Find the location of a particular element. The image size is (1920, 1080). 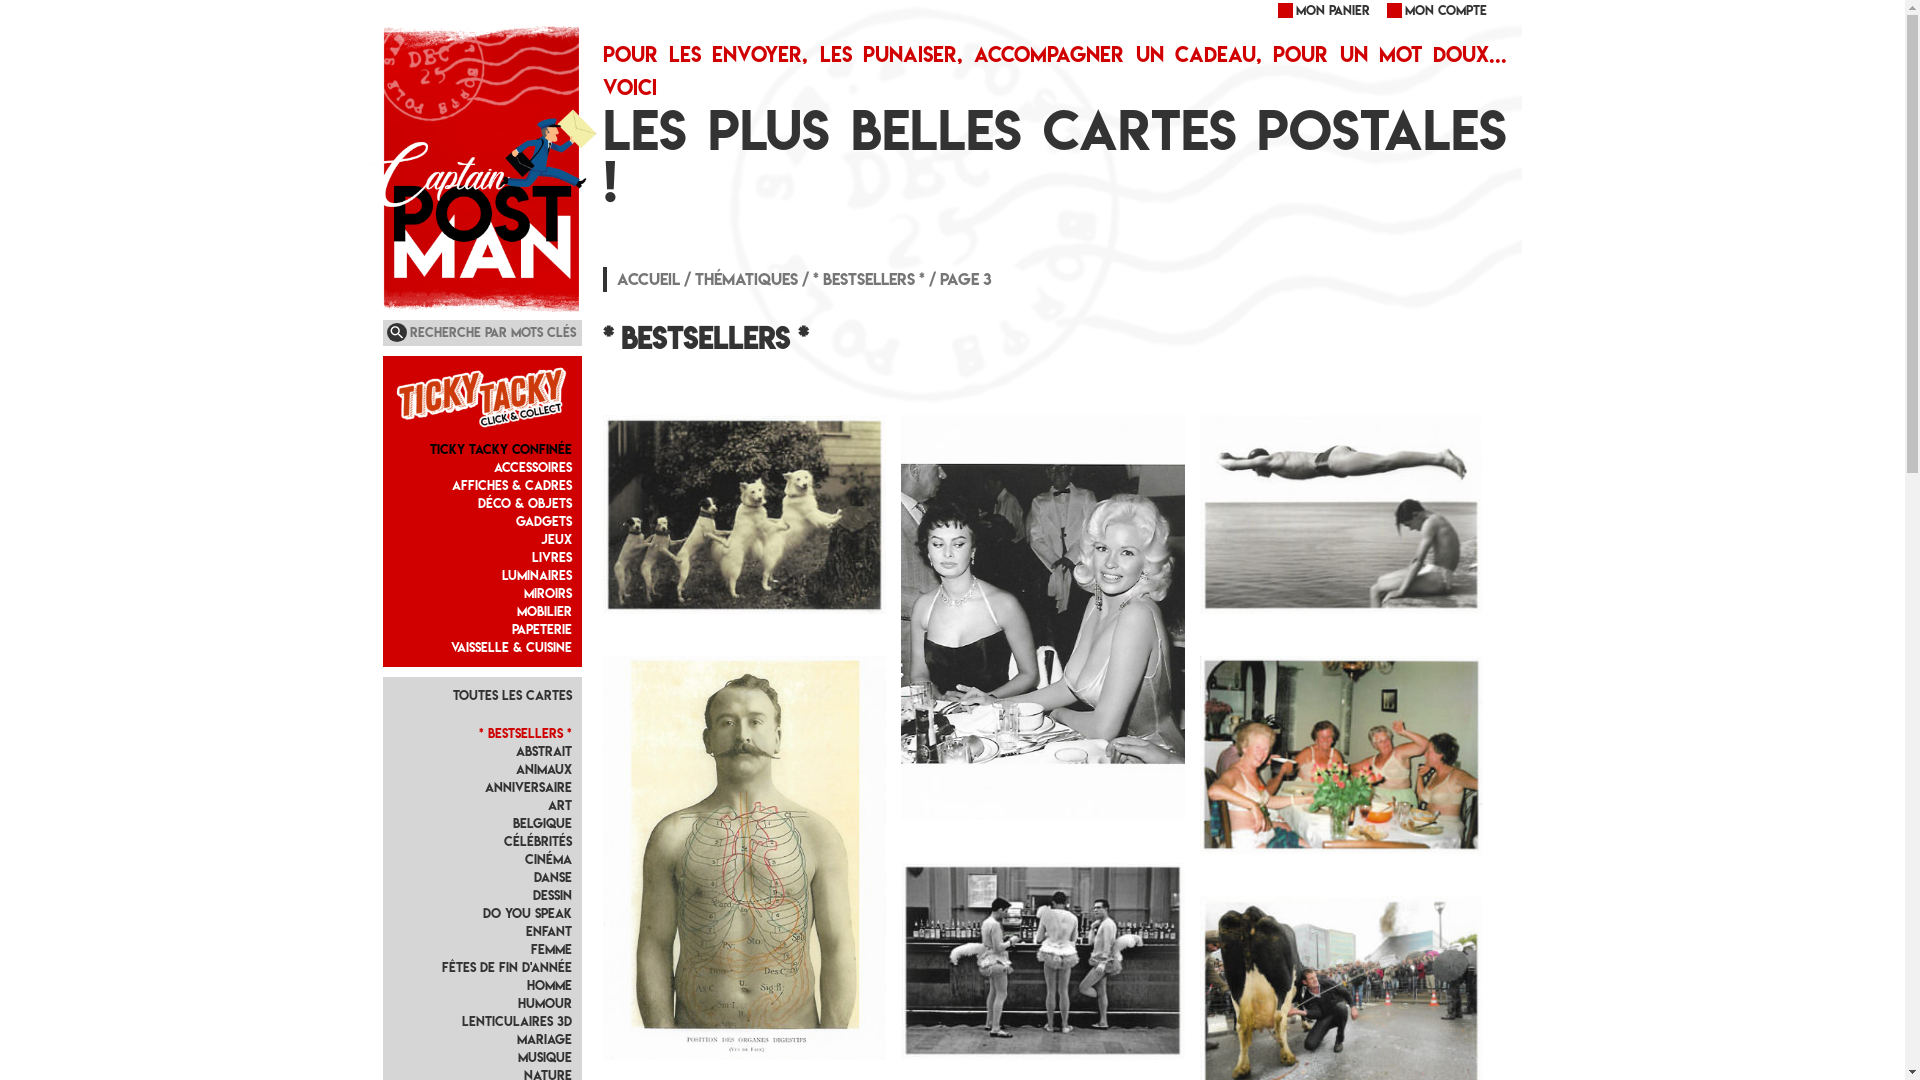

'Danse' is located at coordinates (552, 876).